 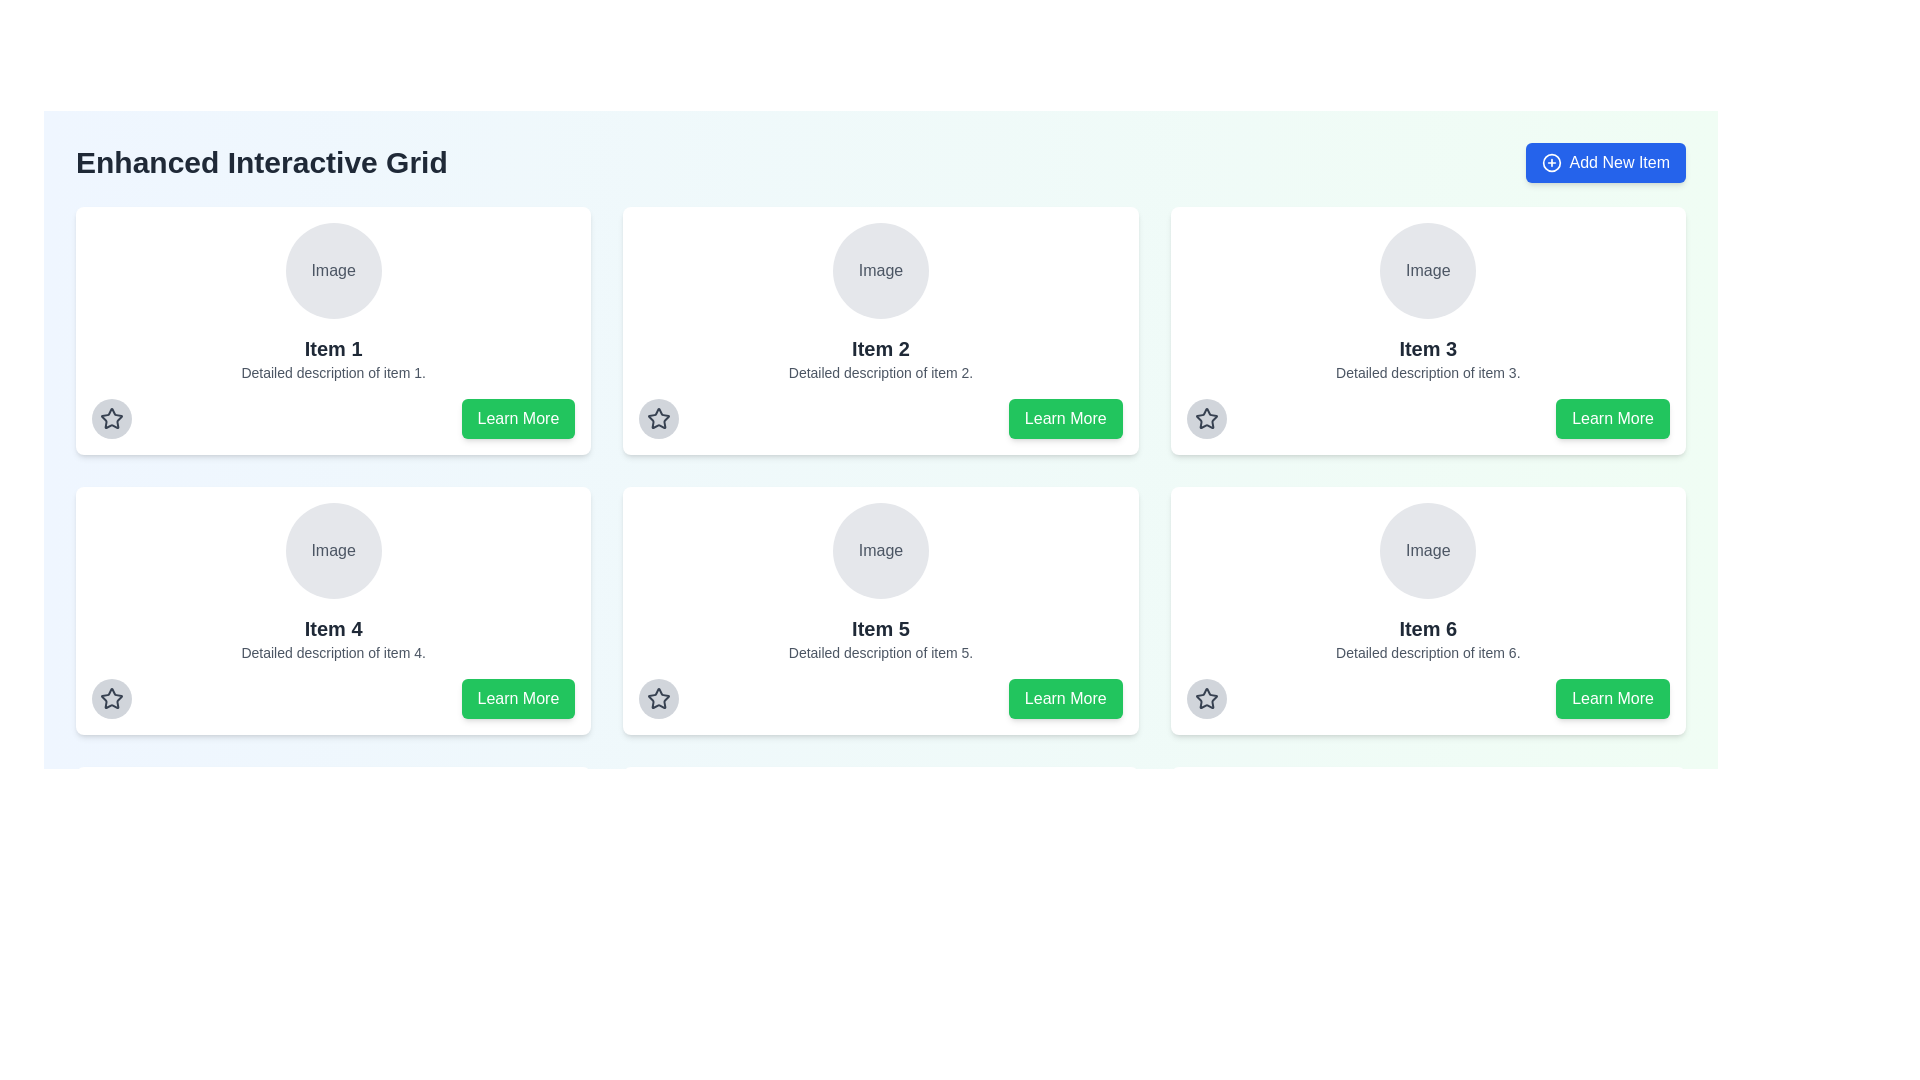 I want to click on the text element reading 'Detailed description of item 2.' which is styled with a gray font and located beneath the heading 'Item 2' within its card, so click(x=880, y=373).